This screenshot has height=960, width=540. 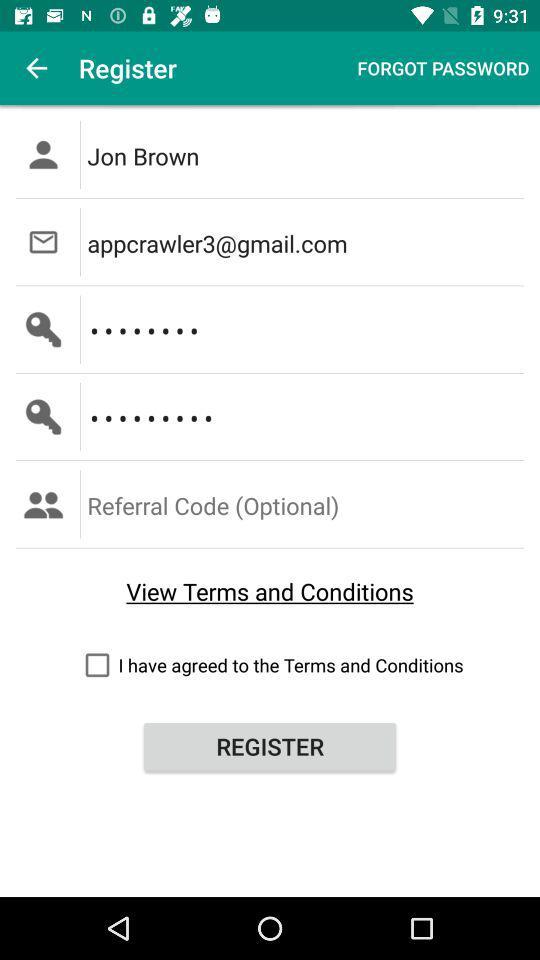 What do you see at coordinates (443, 68) in the screenshot?
I see `icon next to register icon` at bounding box center [443, 68].